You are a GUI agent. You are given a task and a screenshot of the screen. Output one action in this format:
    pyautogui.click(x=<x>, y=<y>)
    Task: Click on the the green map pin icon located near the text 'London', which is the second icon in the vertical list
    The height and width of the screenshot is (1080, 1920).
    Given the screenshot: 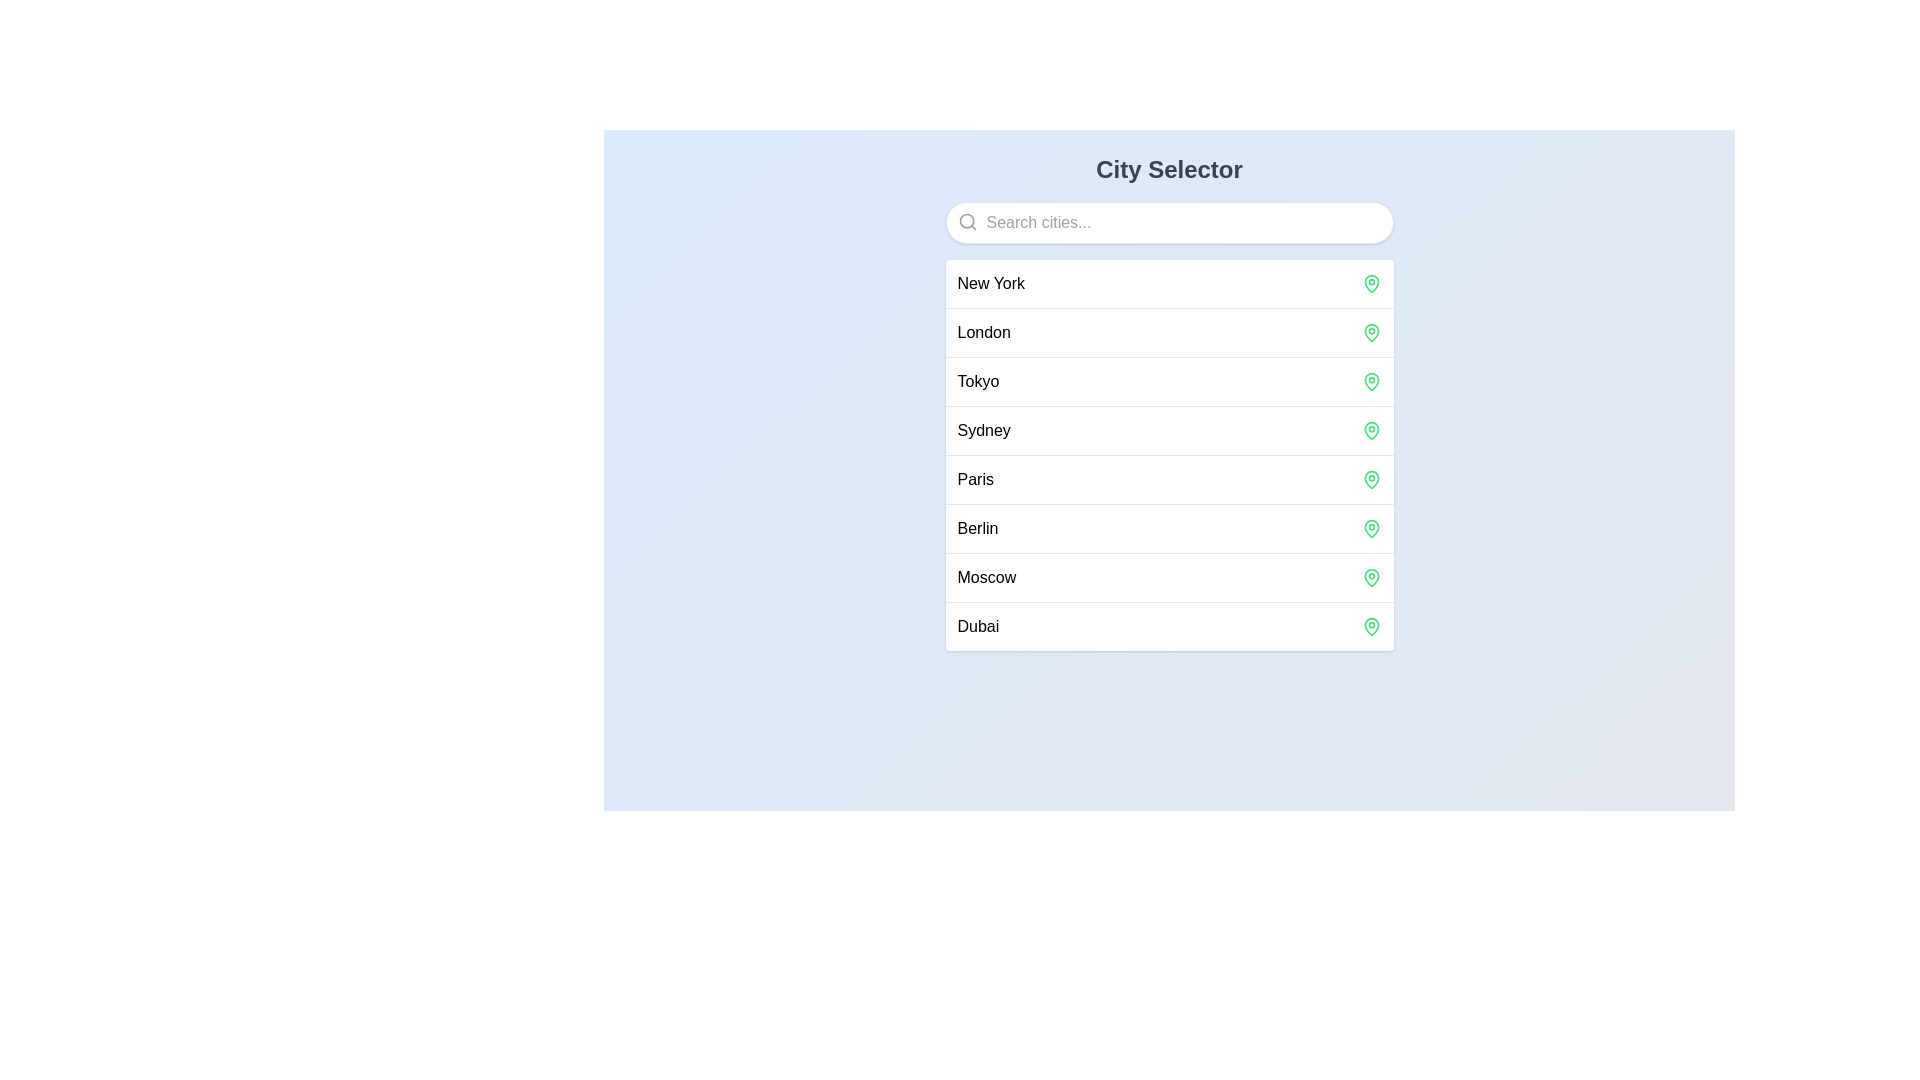 What is the action you would take?
    pyautogui.click(x=1370, y=331)
    